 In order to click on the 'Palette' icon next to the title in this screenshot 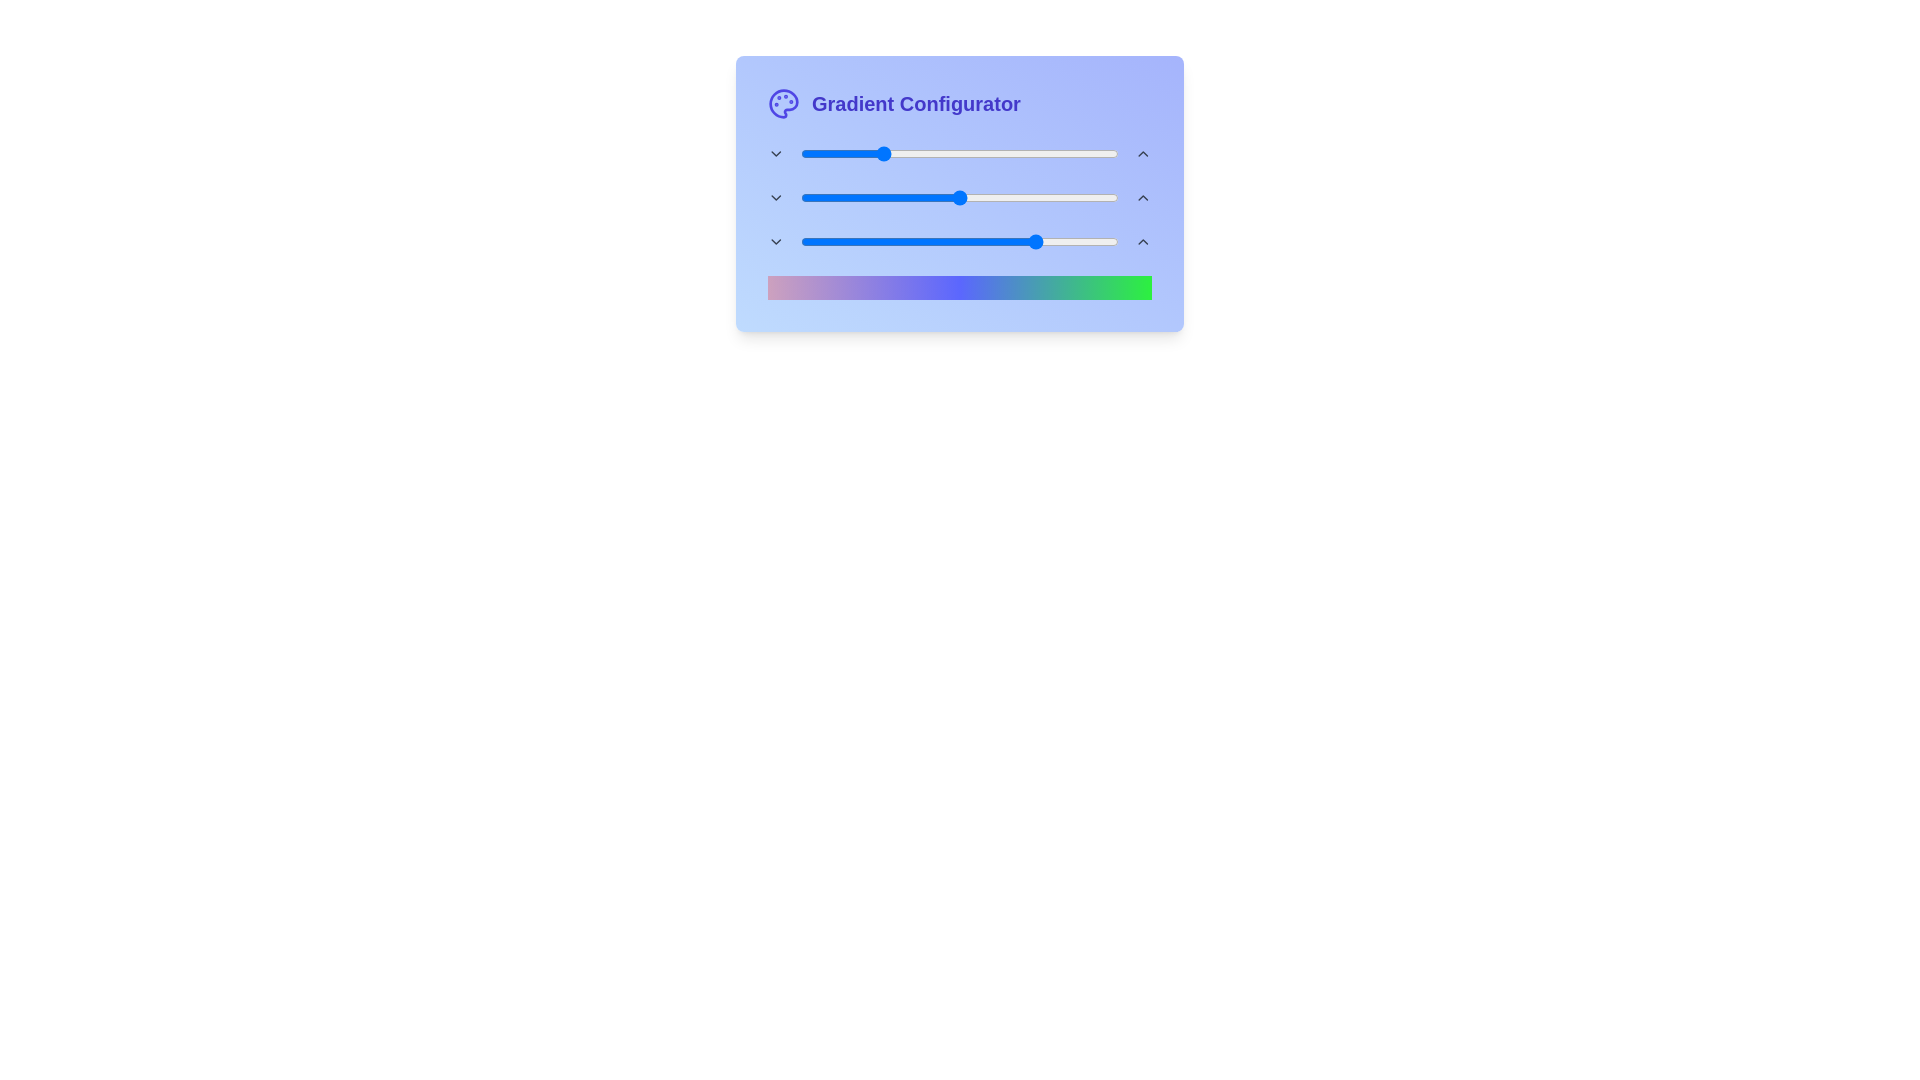, I will do `click(782, 104)`.